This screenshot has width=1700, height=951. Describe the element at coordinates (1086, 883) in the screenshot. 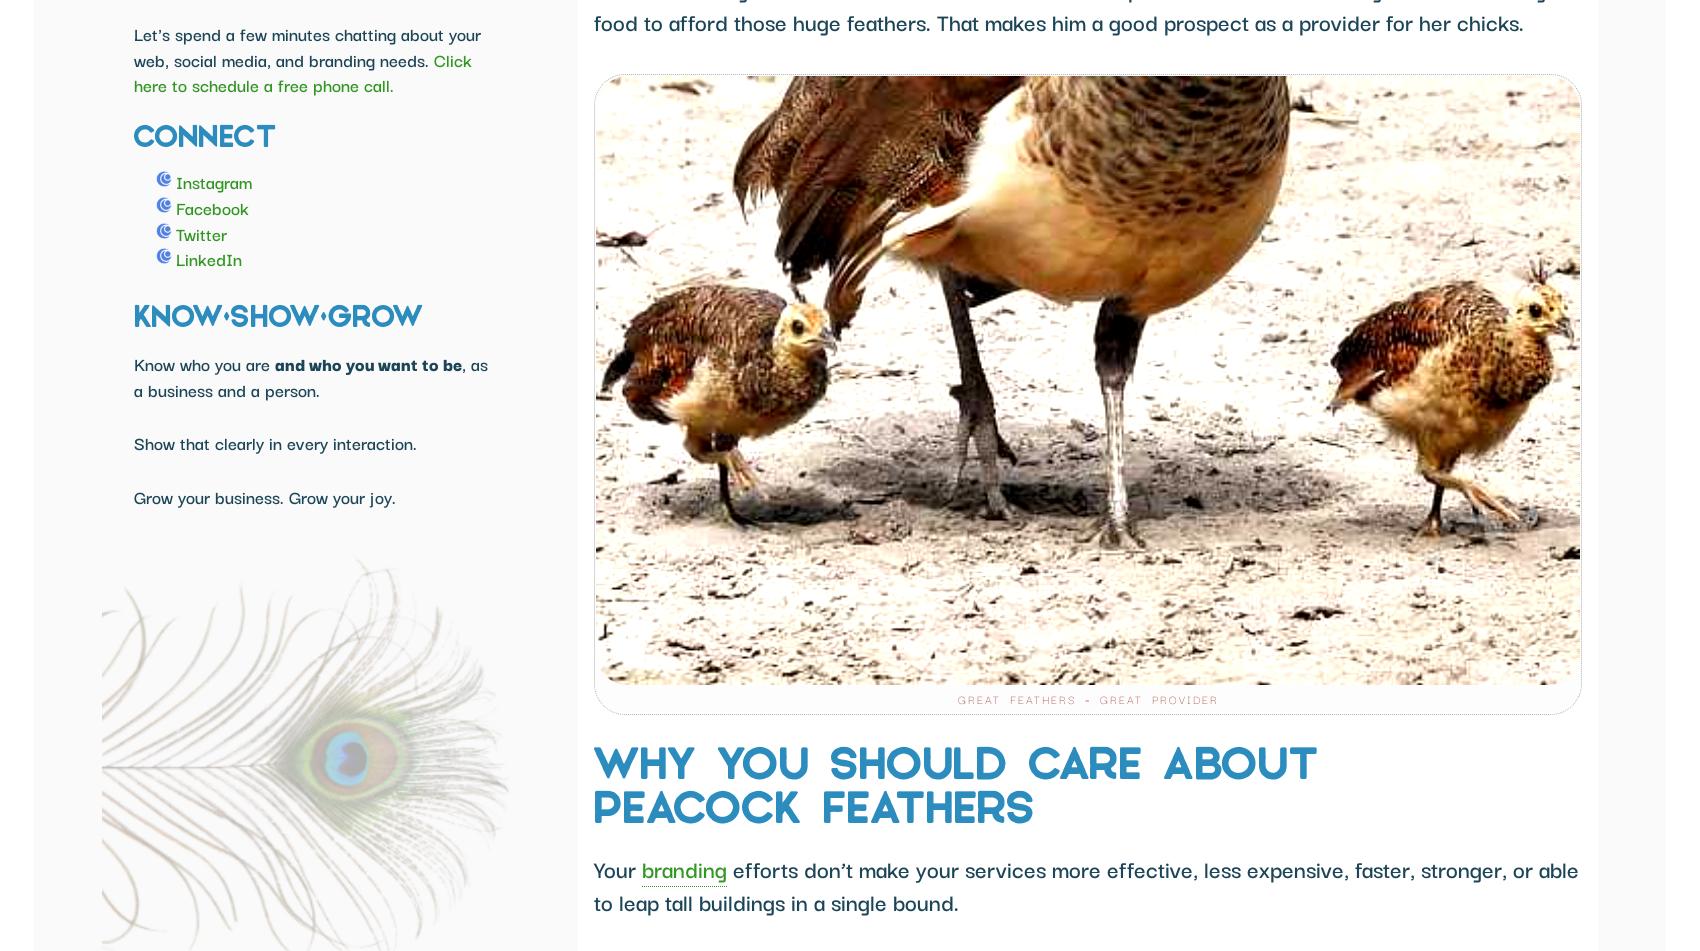

I see `'efforts don’t make your services more effective, less expensive, faster, stronger, or able to leap tall buildings in a single bound.'` at that location.